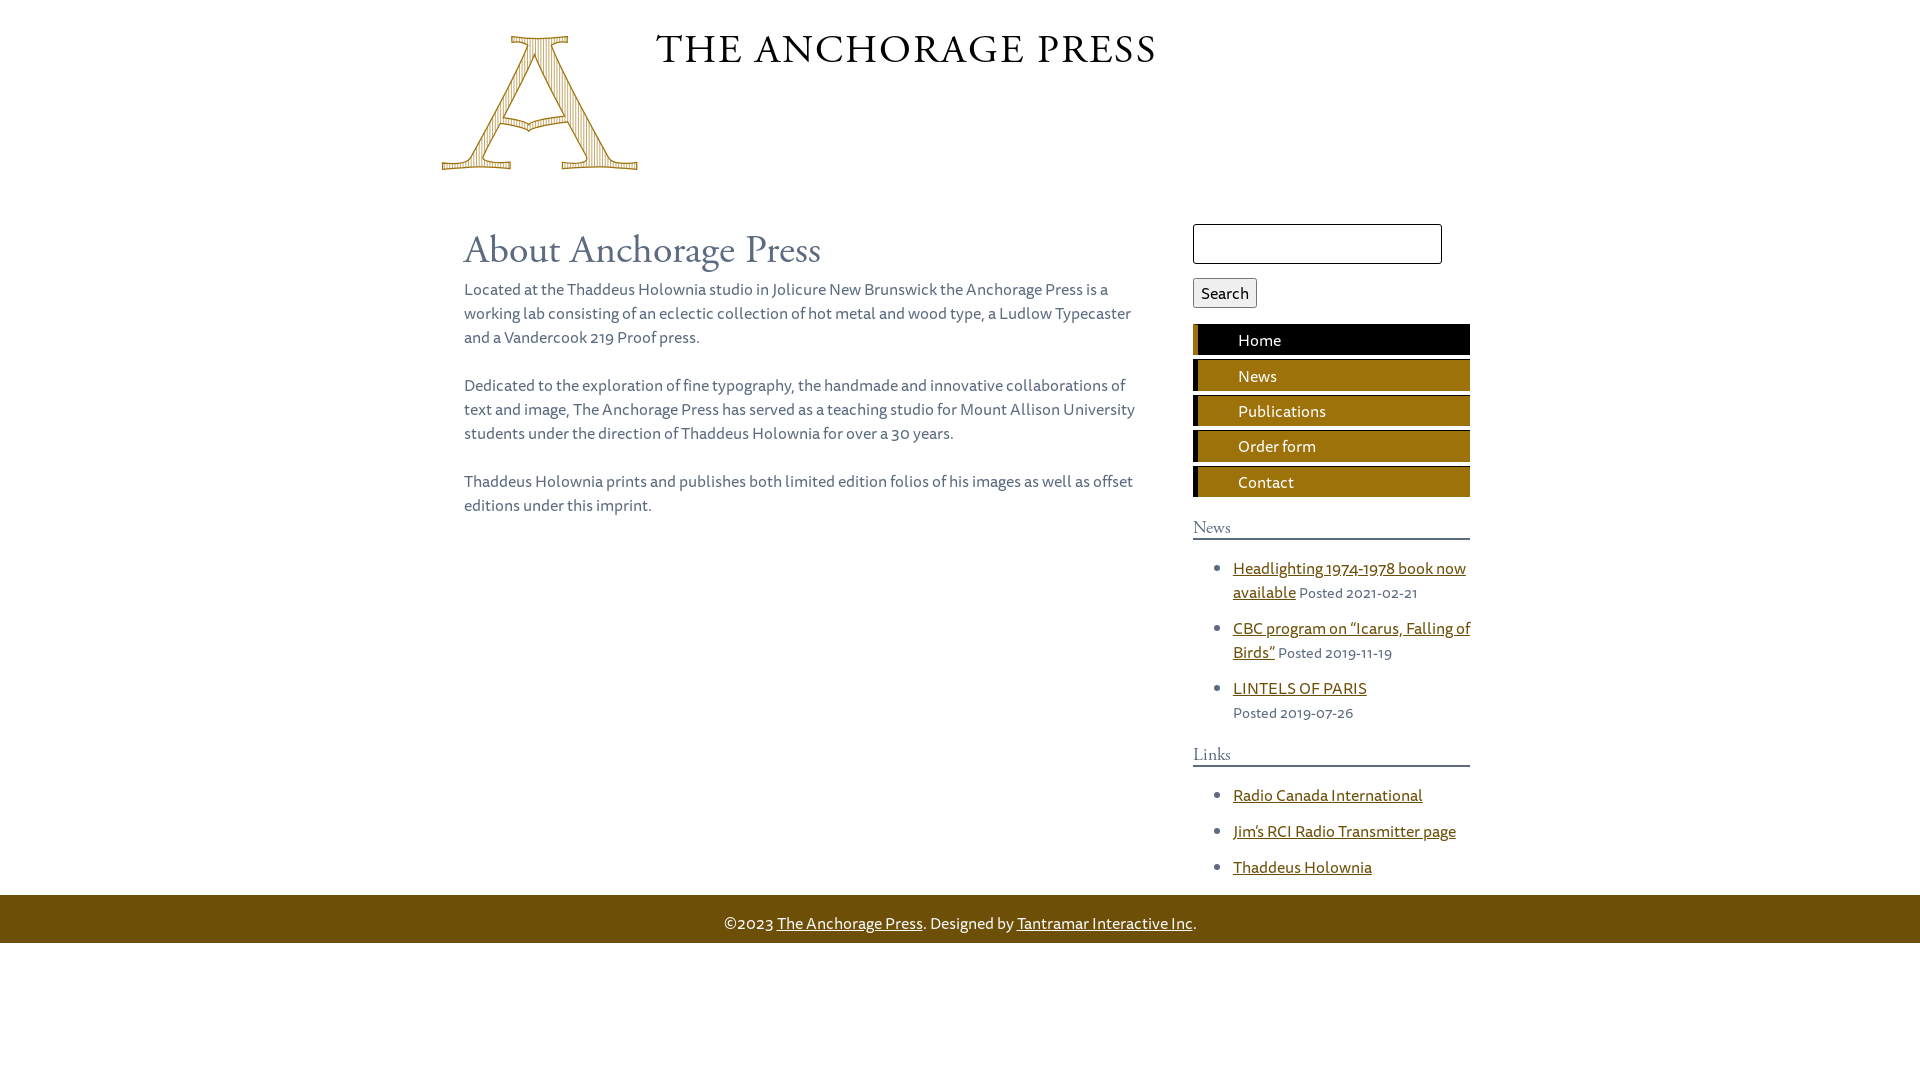 This screenshot has width=1920, height=1080. Describe the element at coordinates (1223, 293) in the screenshot. I see `'Search'` at that location.